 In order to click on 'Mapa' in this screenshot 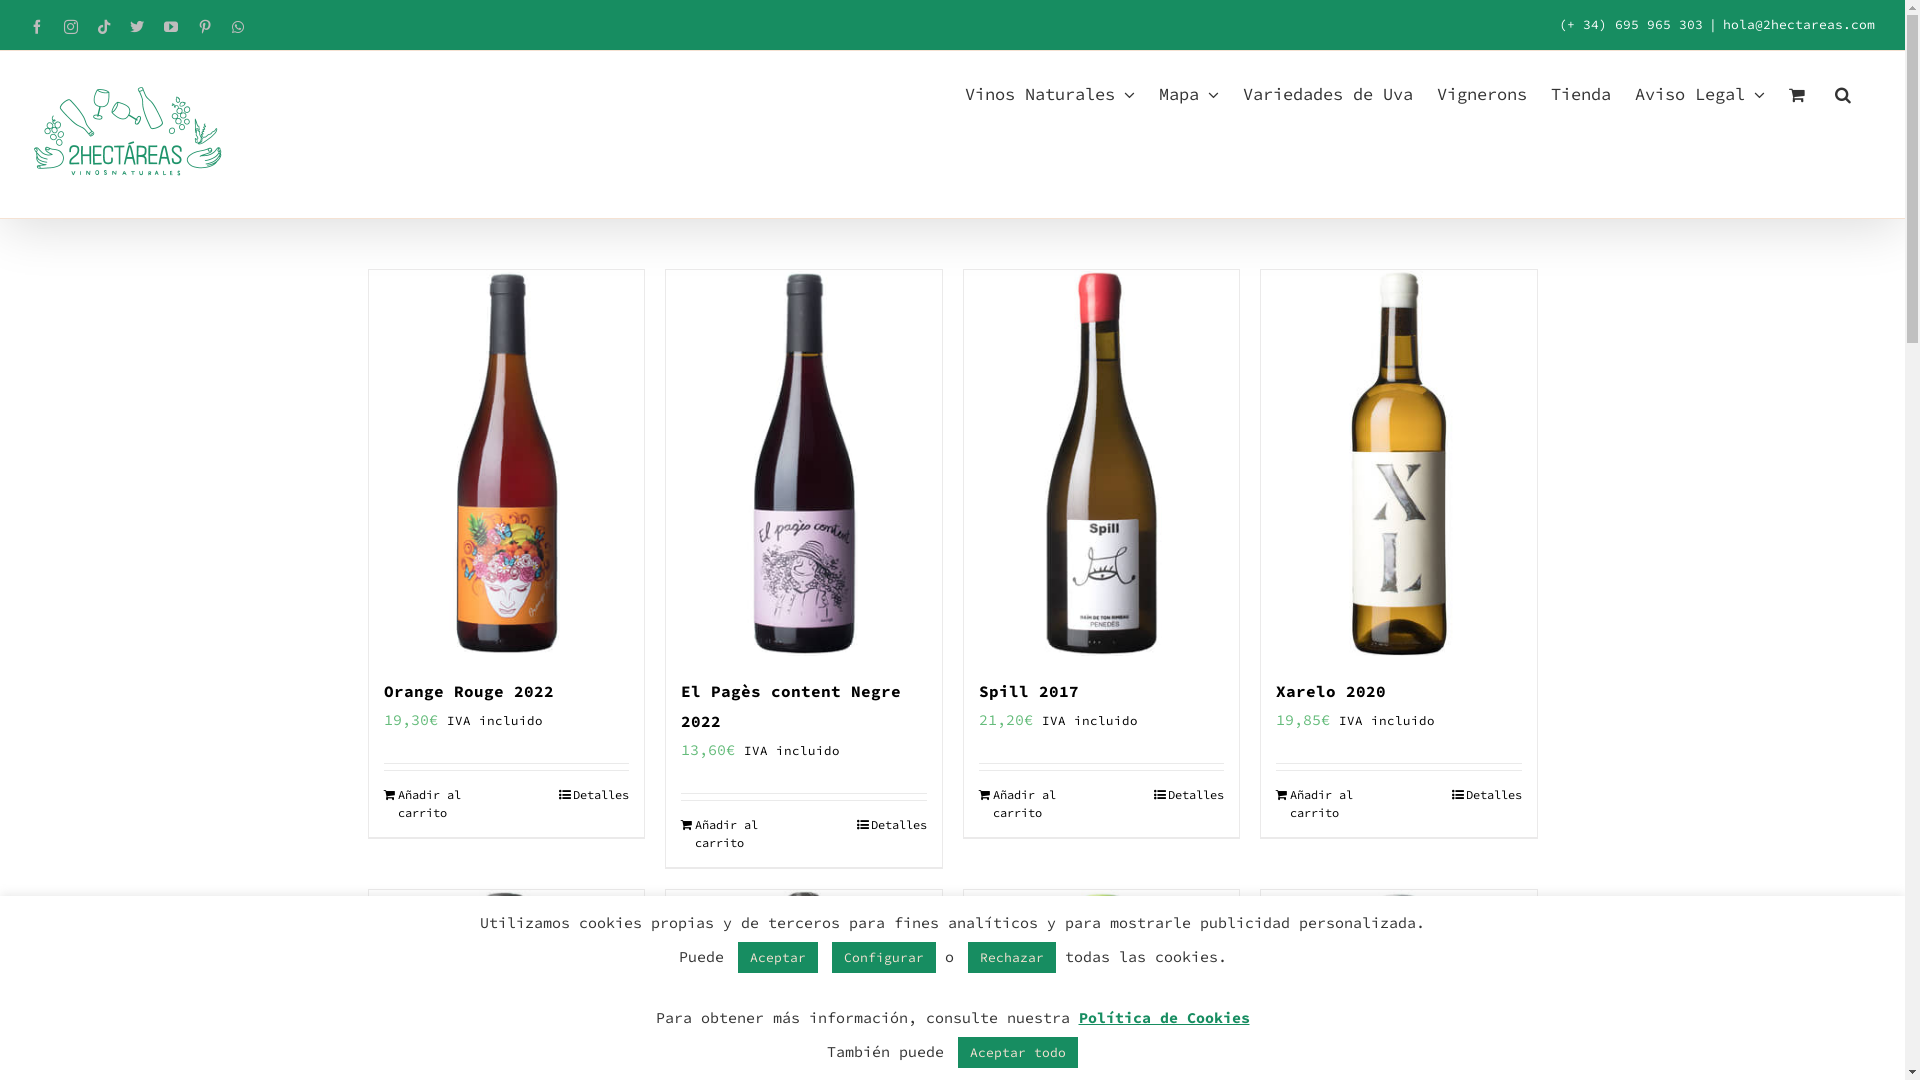, I will do `click(1158, 92)`.